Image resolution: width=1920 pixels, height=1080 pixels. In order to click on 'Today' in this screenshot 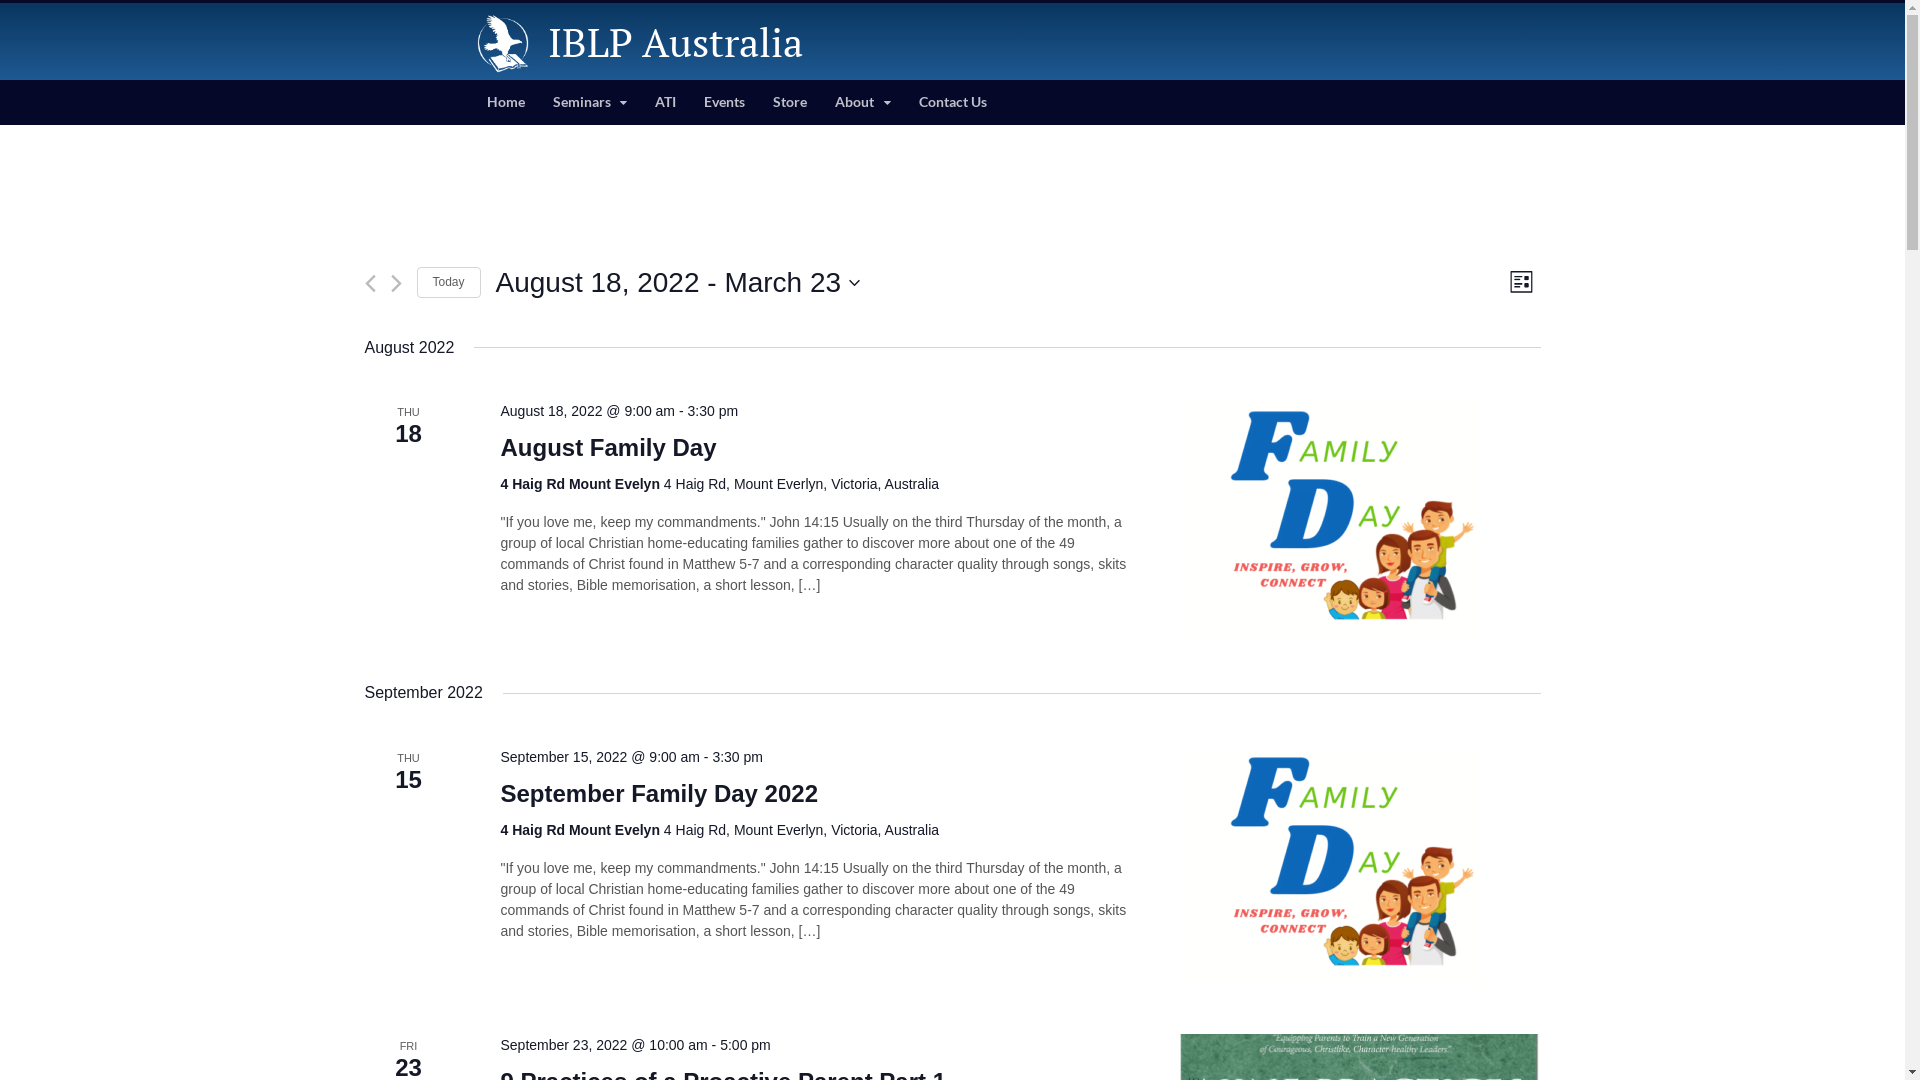, I will do `click(446, 282)`.